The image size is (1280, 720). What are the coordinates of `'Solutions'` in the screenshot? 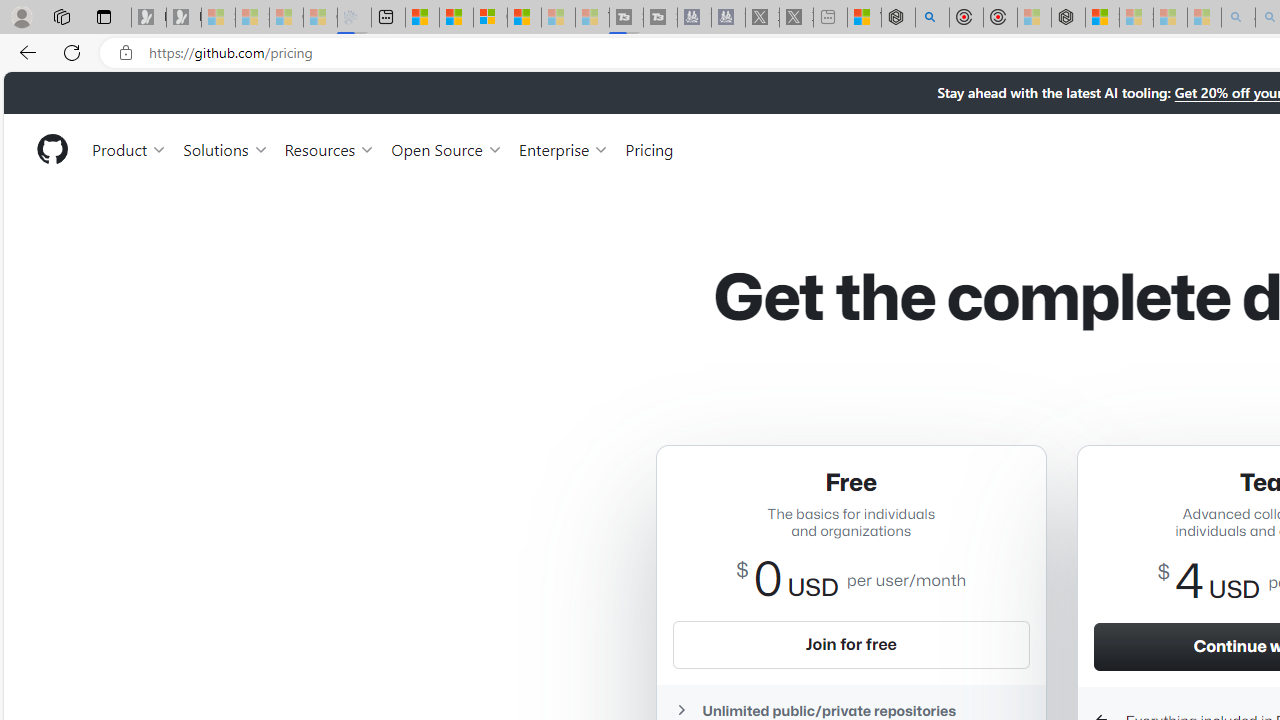 It's located at (225, 148).